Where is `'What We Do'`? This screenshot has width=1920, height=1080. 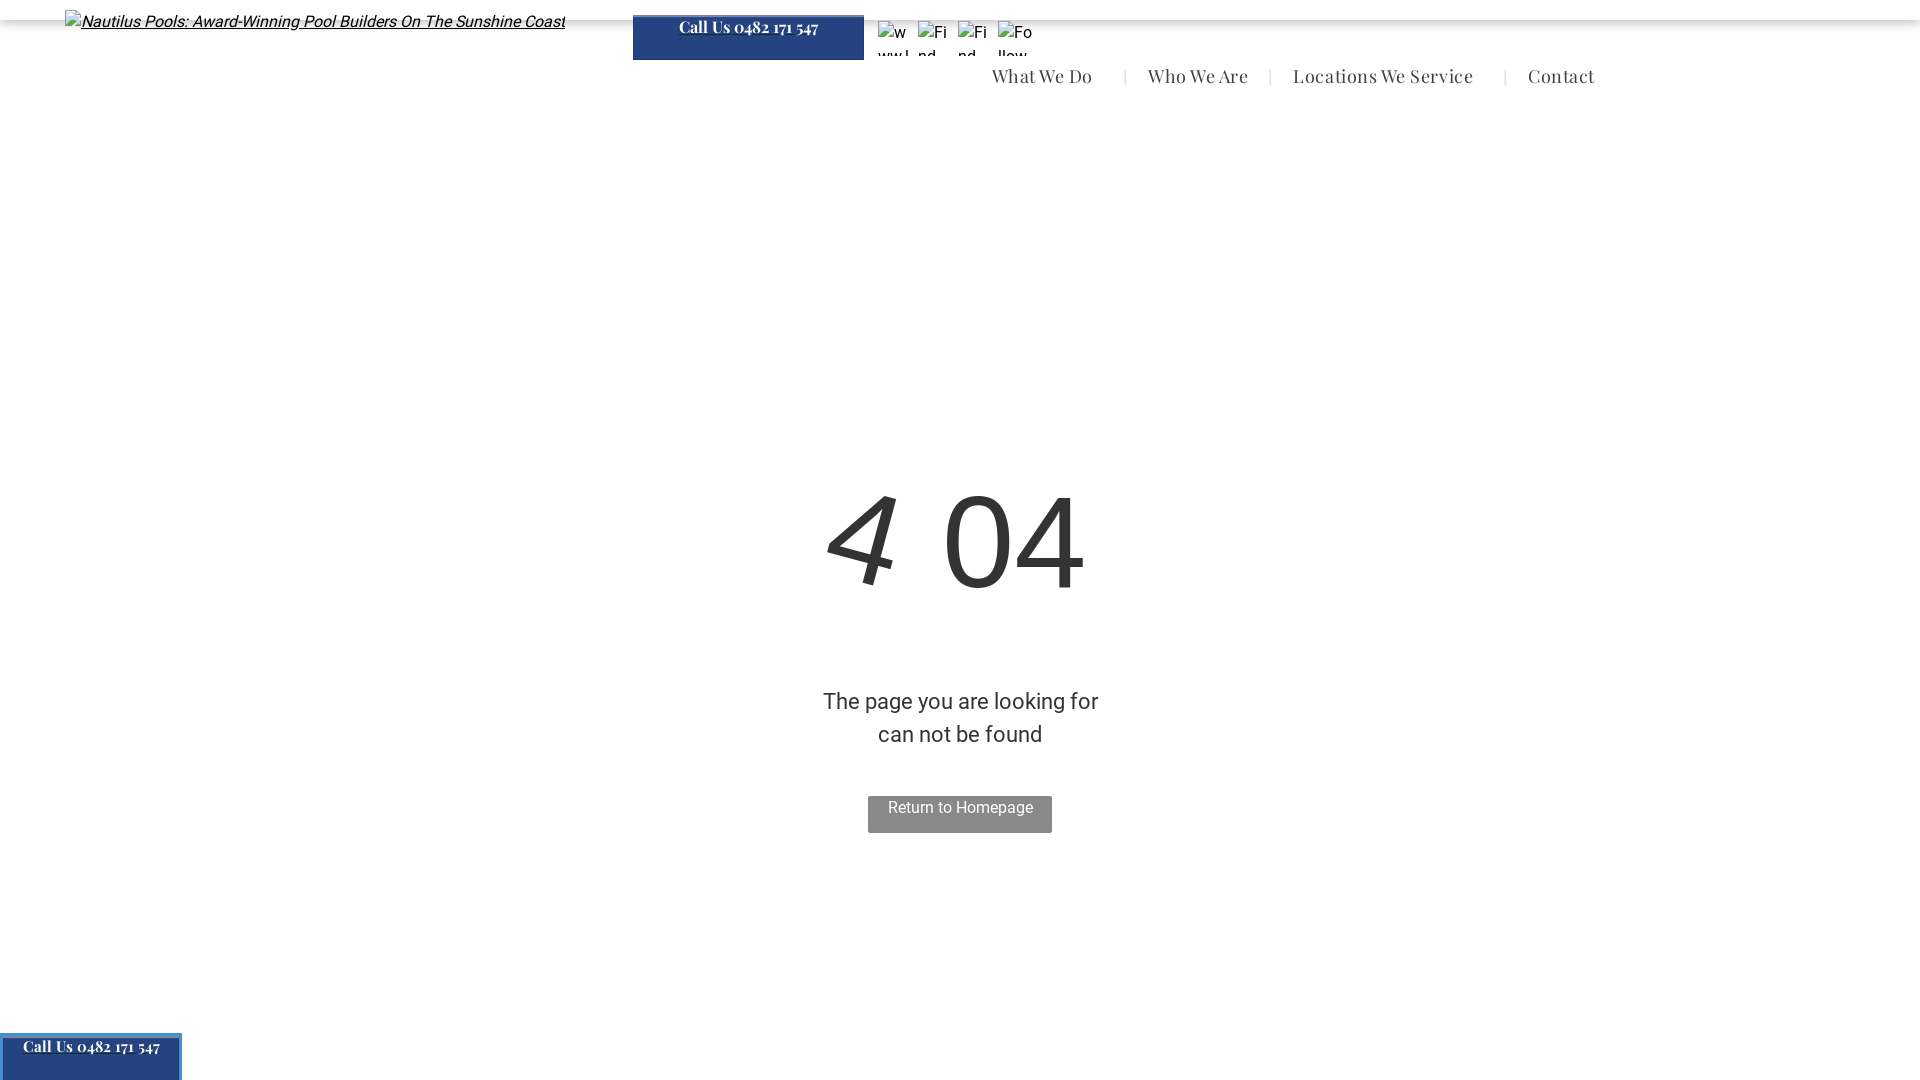 'What We Do' is located at coordinates (1046, 75).